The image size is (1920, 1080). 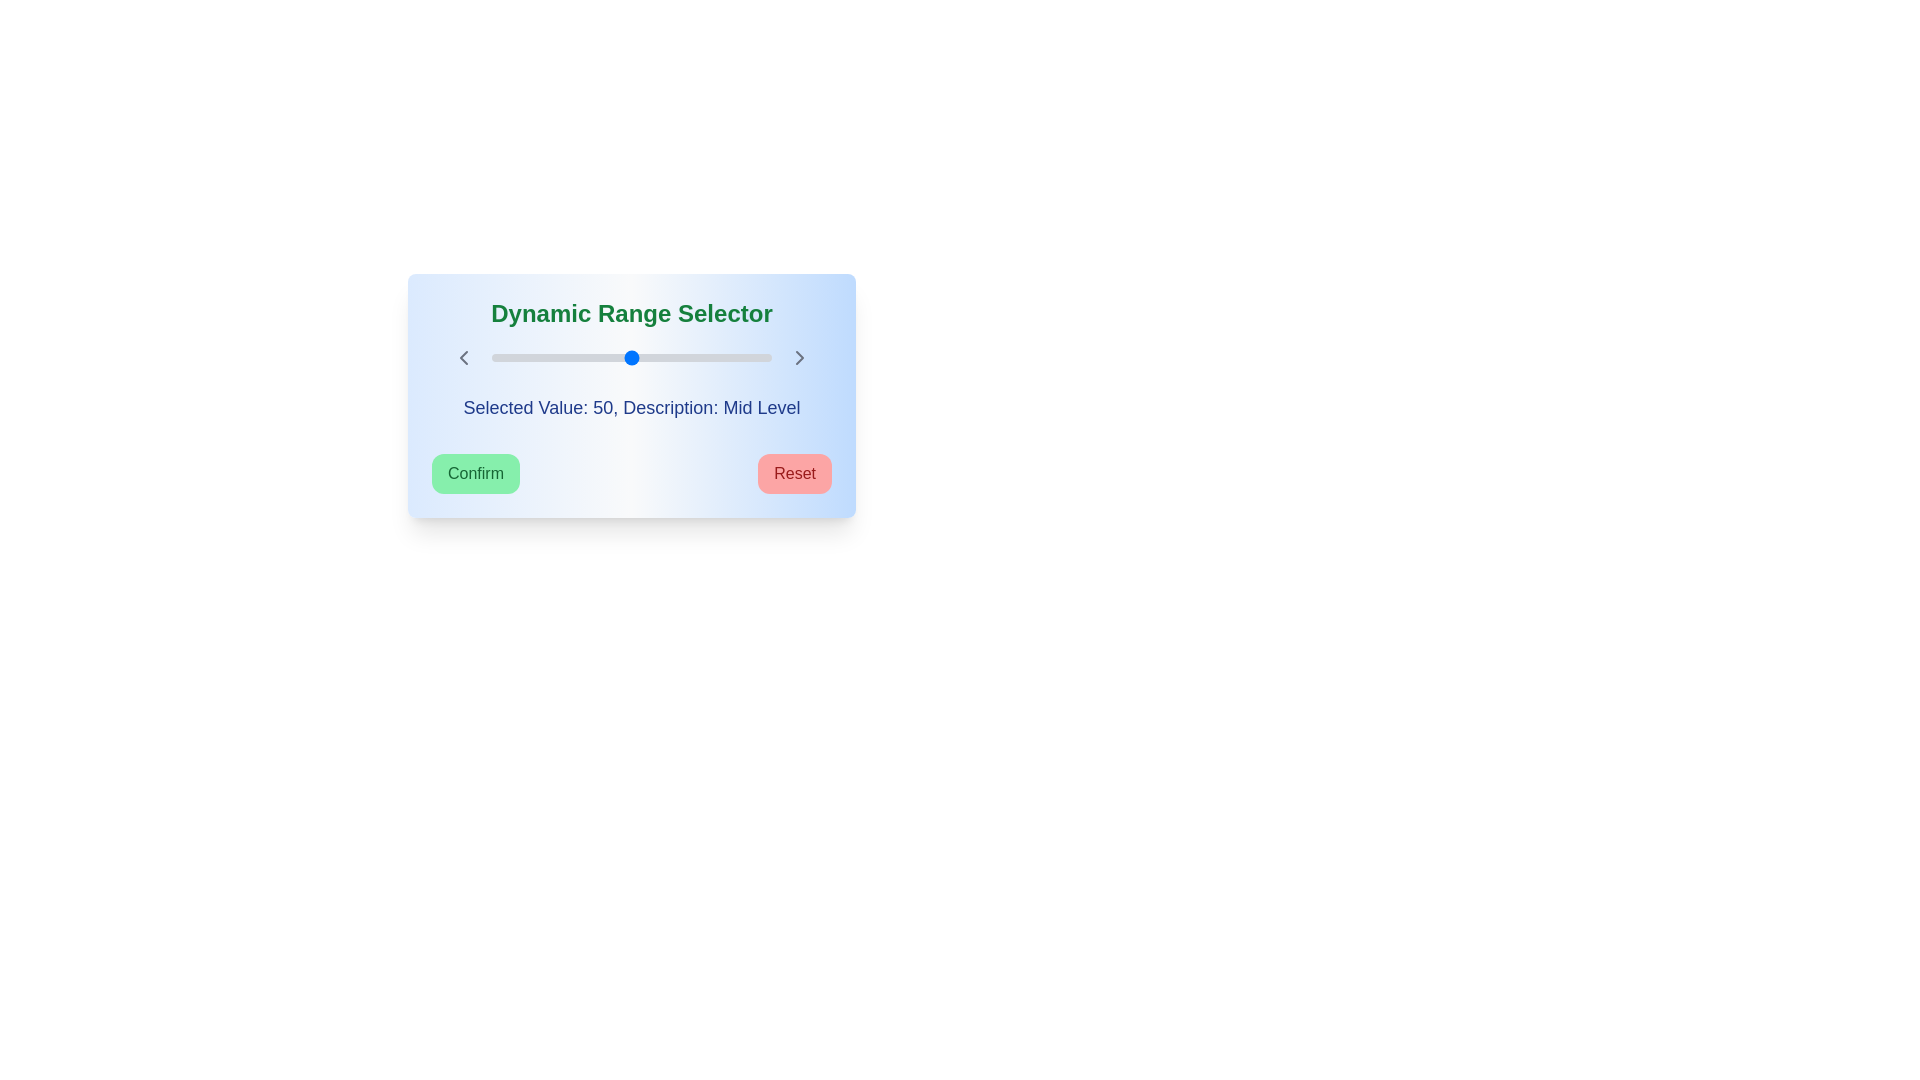 I want to click on the slider, so click(x=517, y=357).